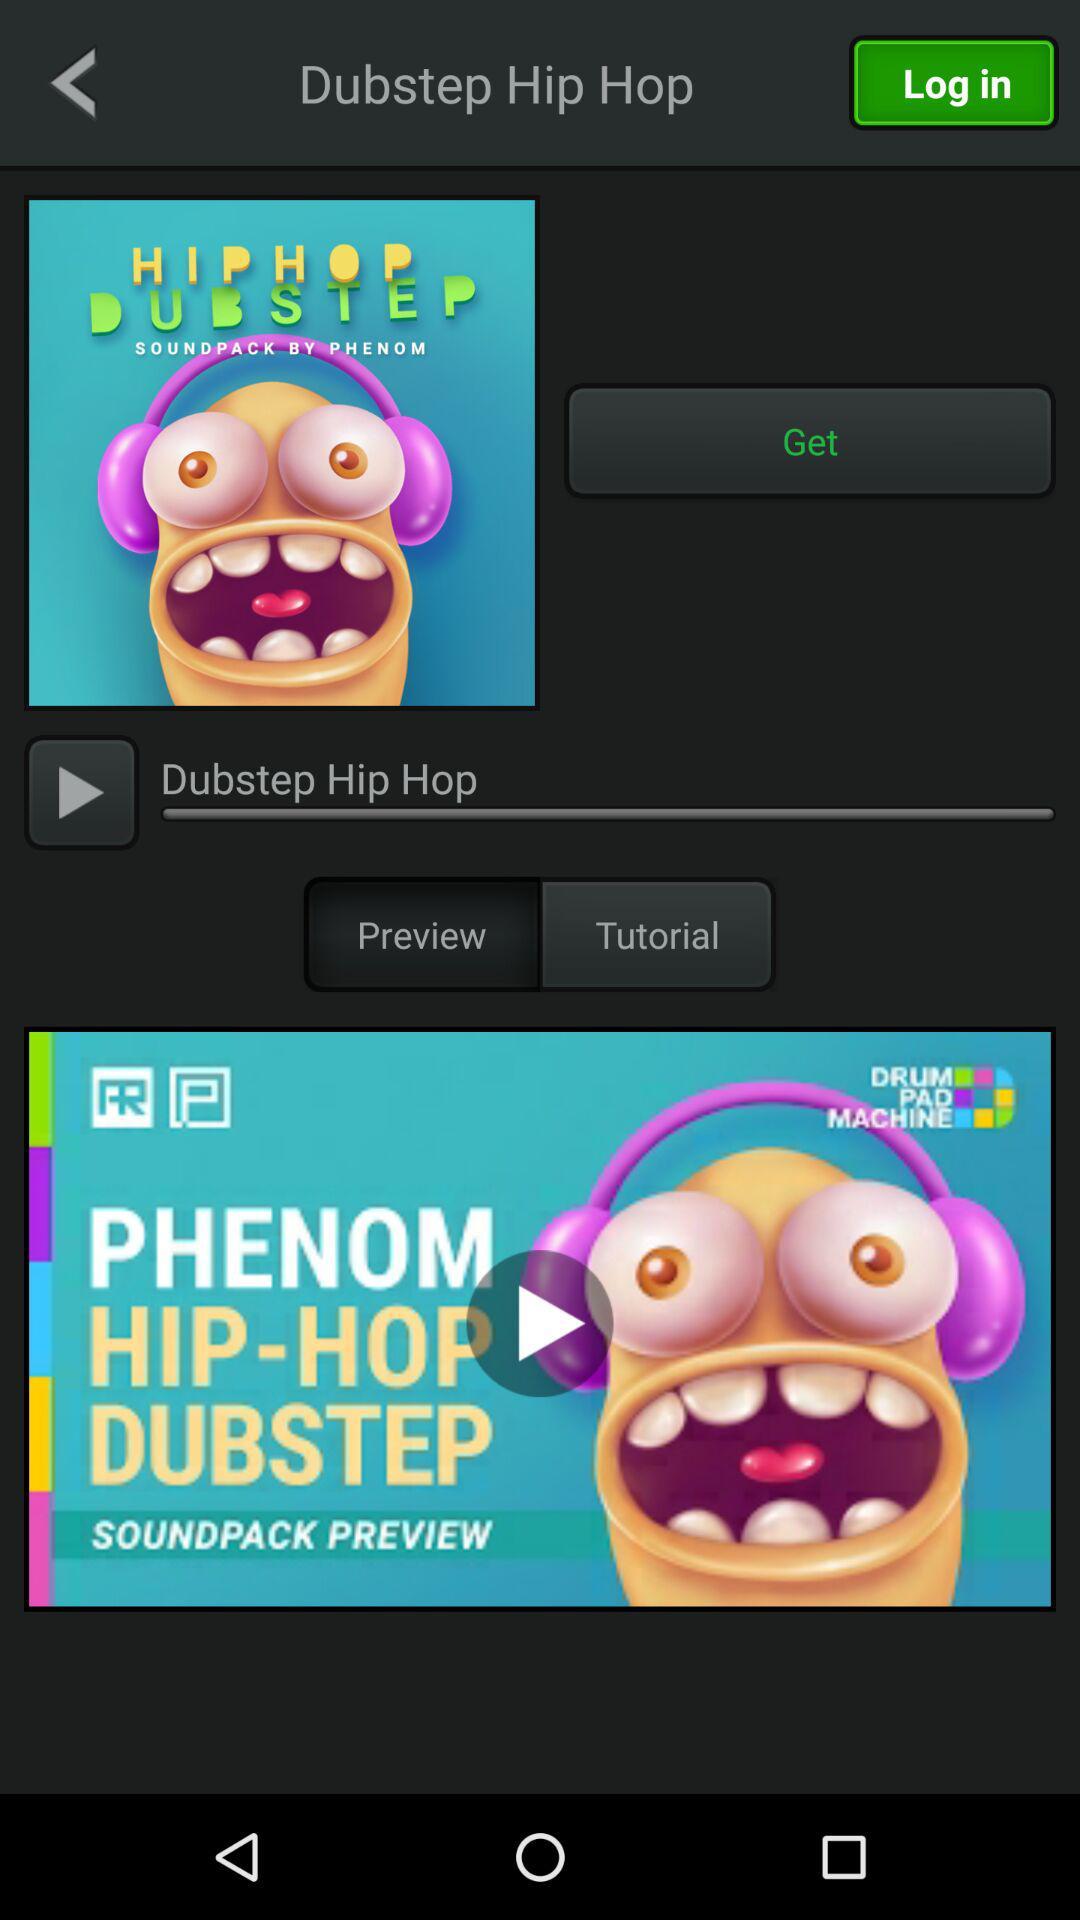 This screenshot has height=1920, width=1080. What do you see at coordinates (281, 451) in the screenshot?
I see `image of soundtrack` at bounding box center [281, 451].